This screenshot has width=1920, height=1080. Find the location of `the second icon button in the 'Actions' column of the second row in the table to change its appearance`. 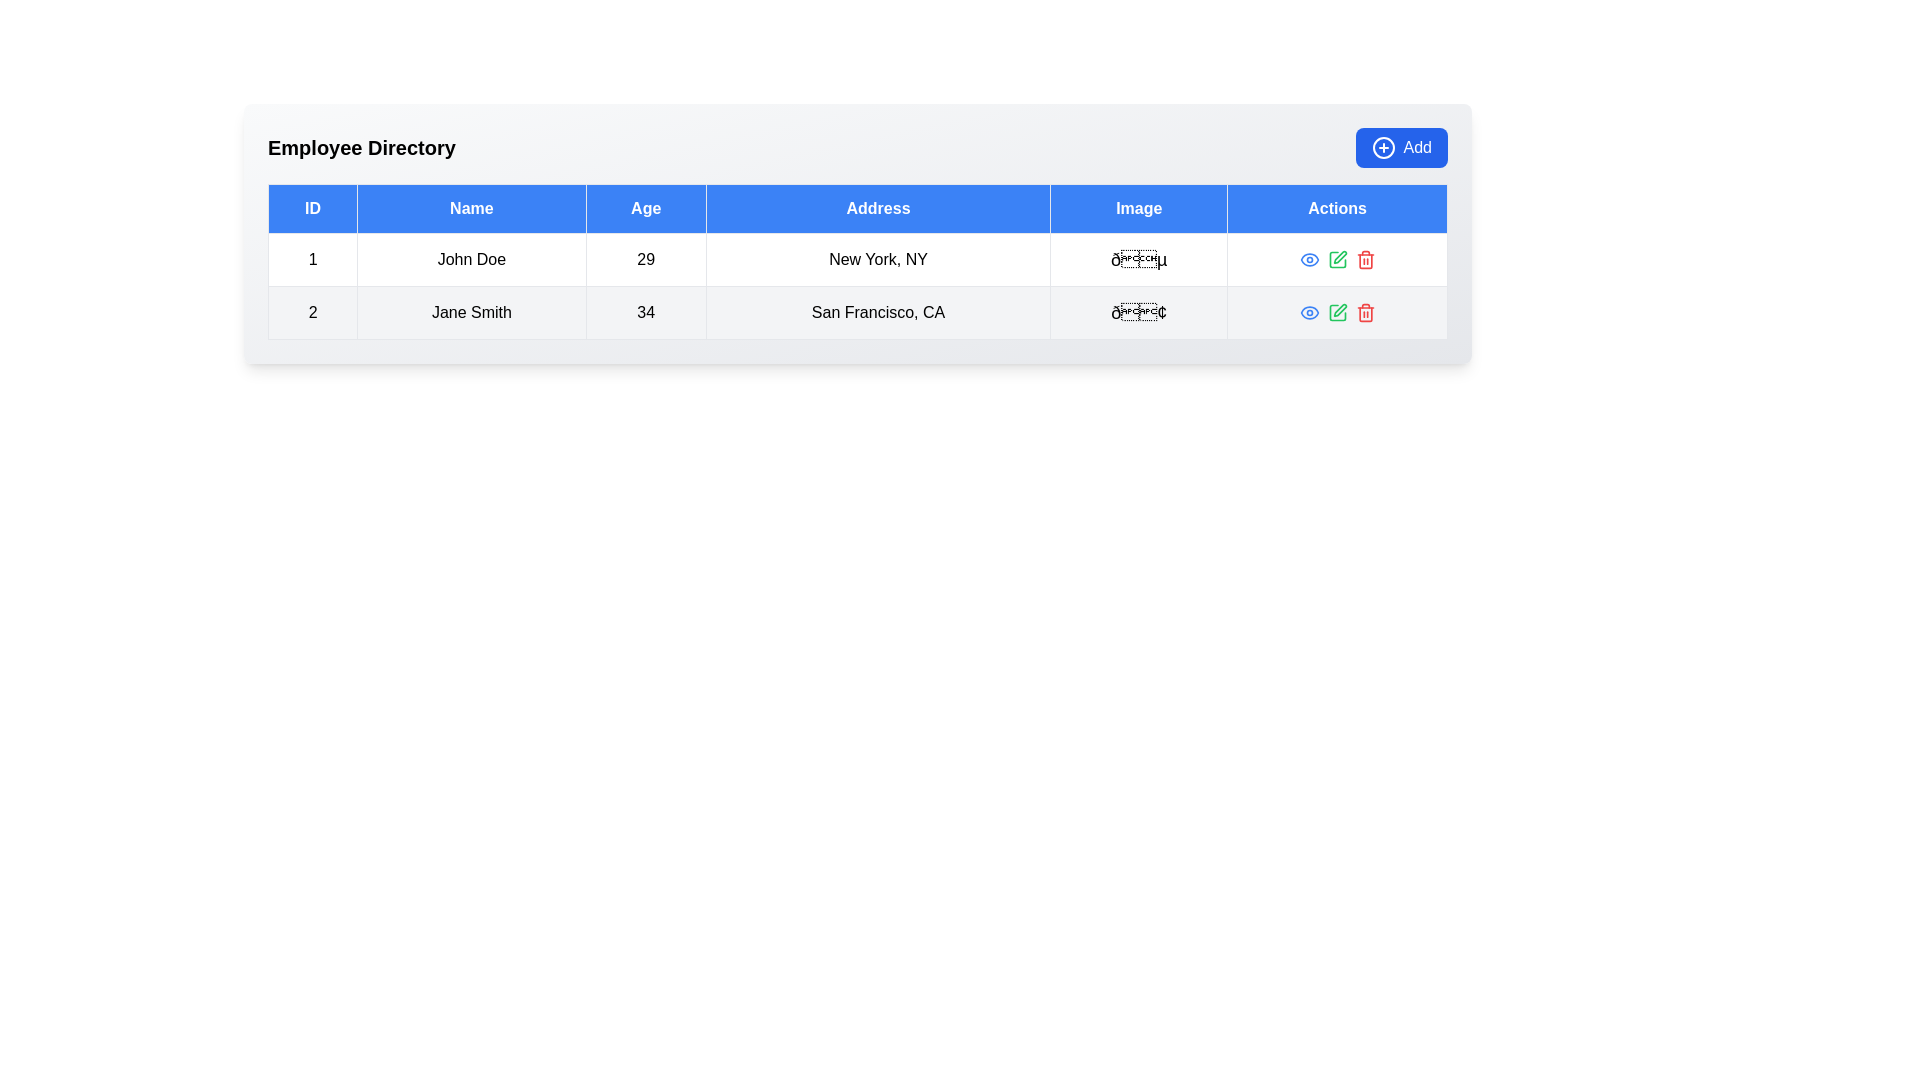

the second icon button in the 'Actions' column of the second row in the table to change its appearance is located at coordinates (1337, 312).